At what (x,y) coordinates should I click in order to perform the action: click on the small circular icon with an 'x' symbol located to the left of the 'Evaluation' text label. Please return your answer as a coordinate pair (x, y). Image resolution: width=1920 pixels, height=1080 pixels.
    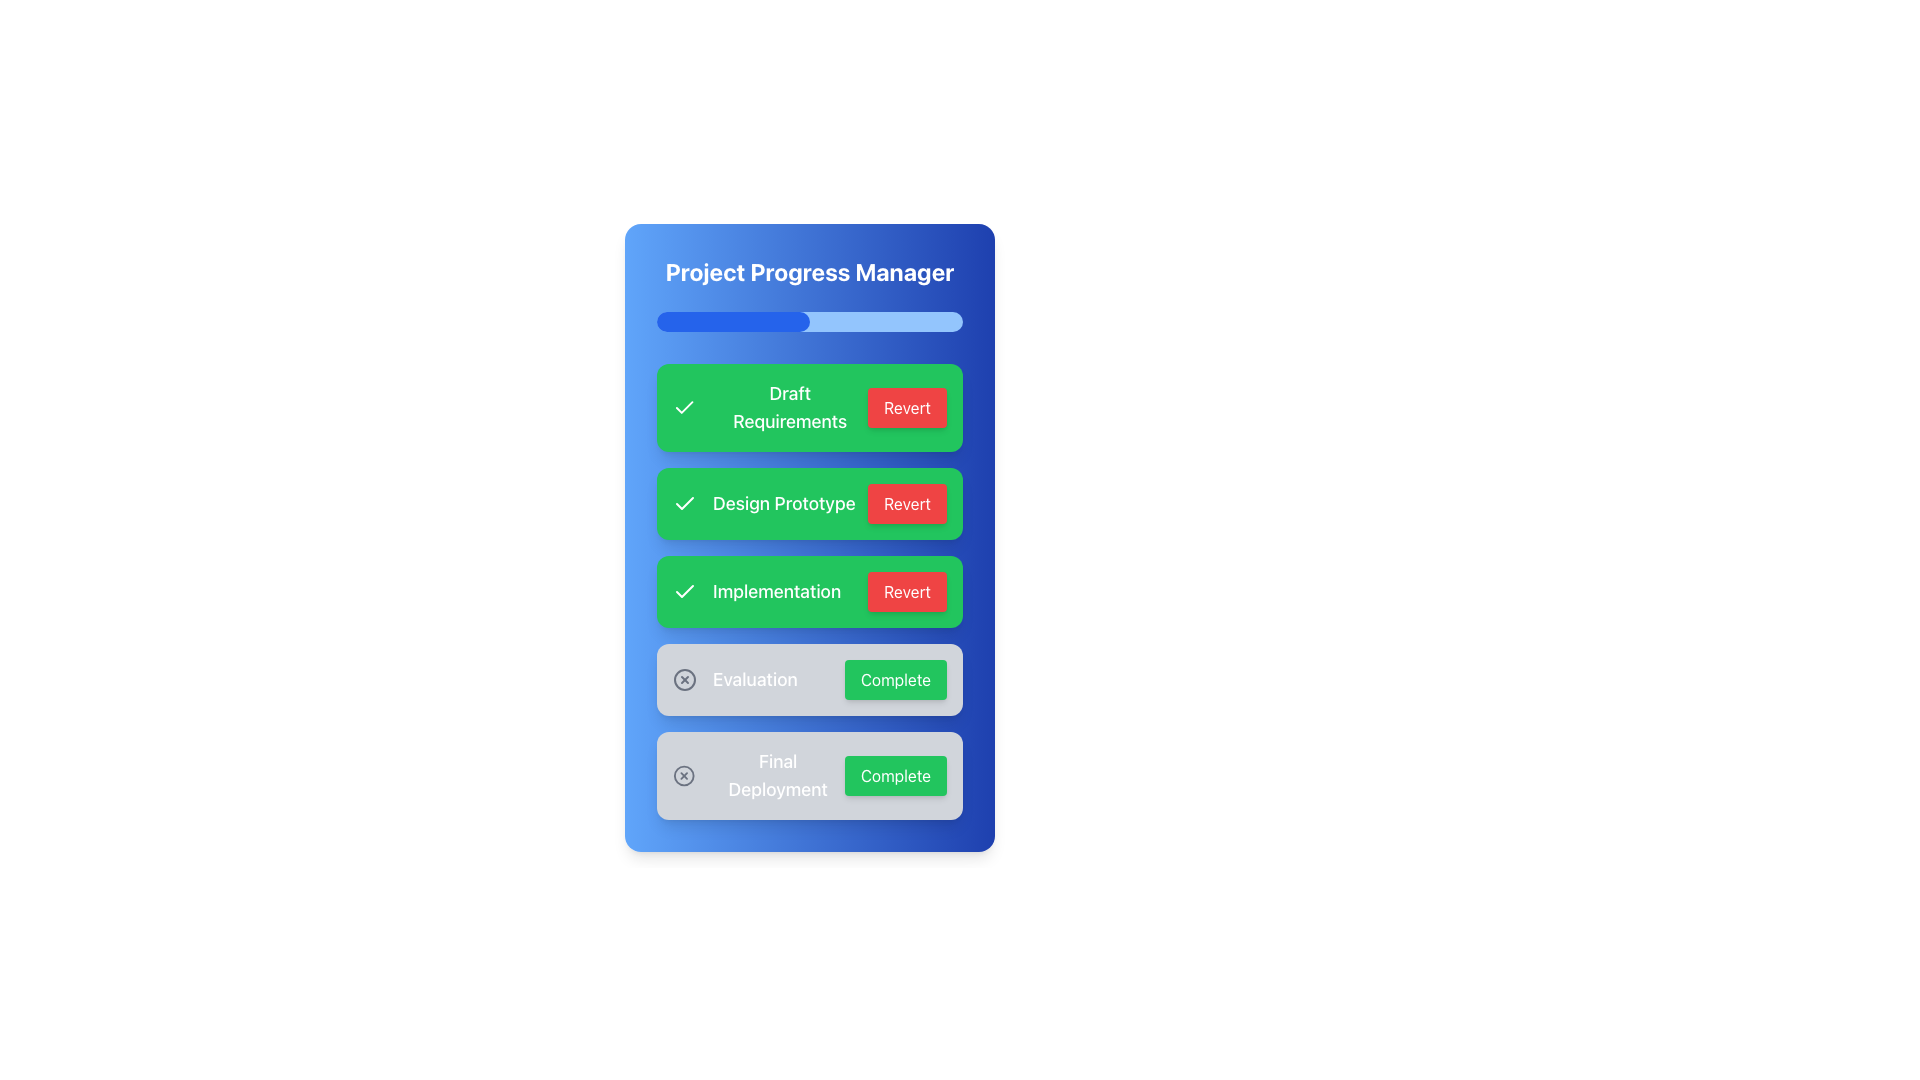
    Looking at the image, I should click on (685, 678).